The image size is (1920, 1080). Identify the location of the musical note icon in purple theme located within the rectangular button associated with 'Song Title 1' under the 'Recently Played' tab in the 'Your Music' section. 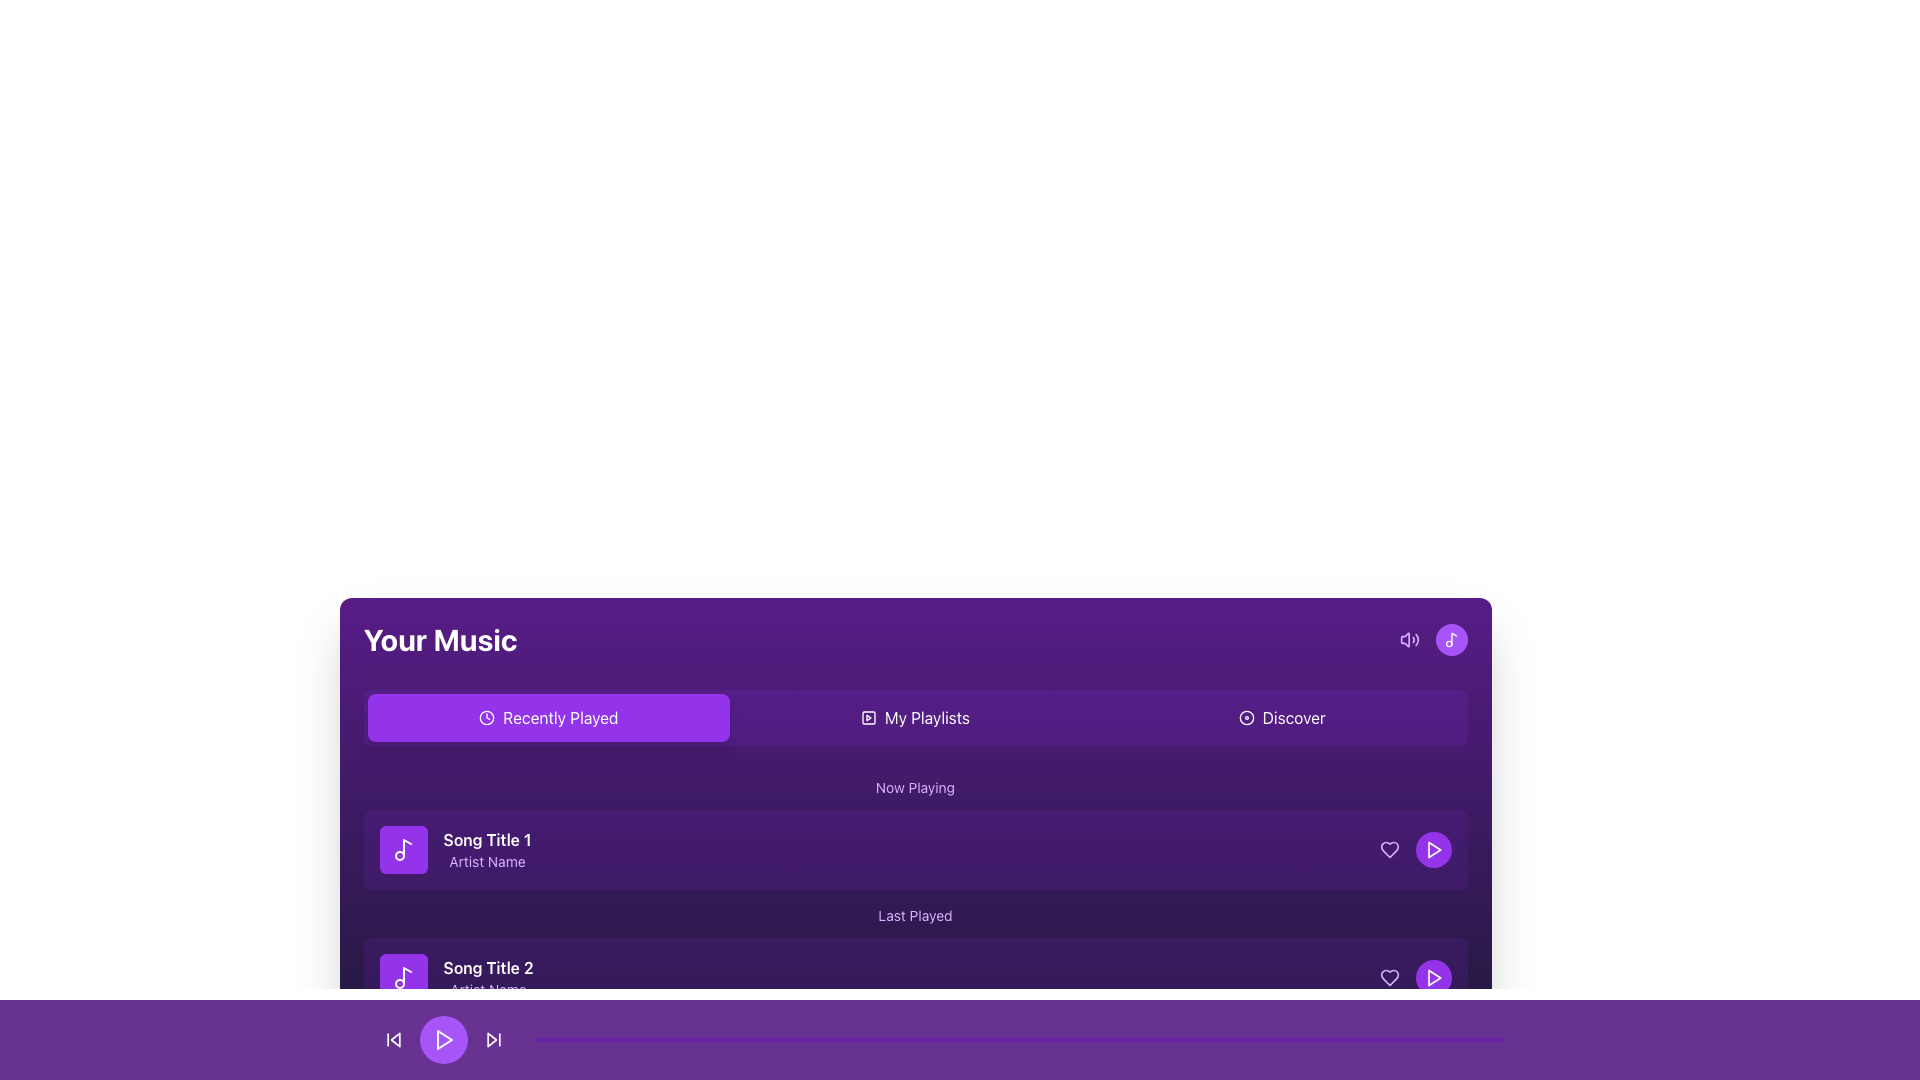
(402, 849).